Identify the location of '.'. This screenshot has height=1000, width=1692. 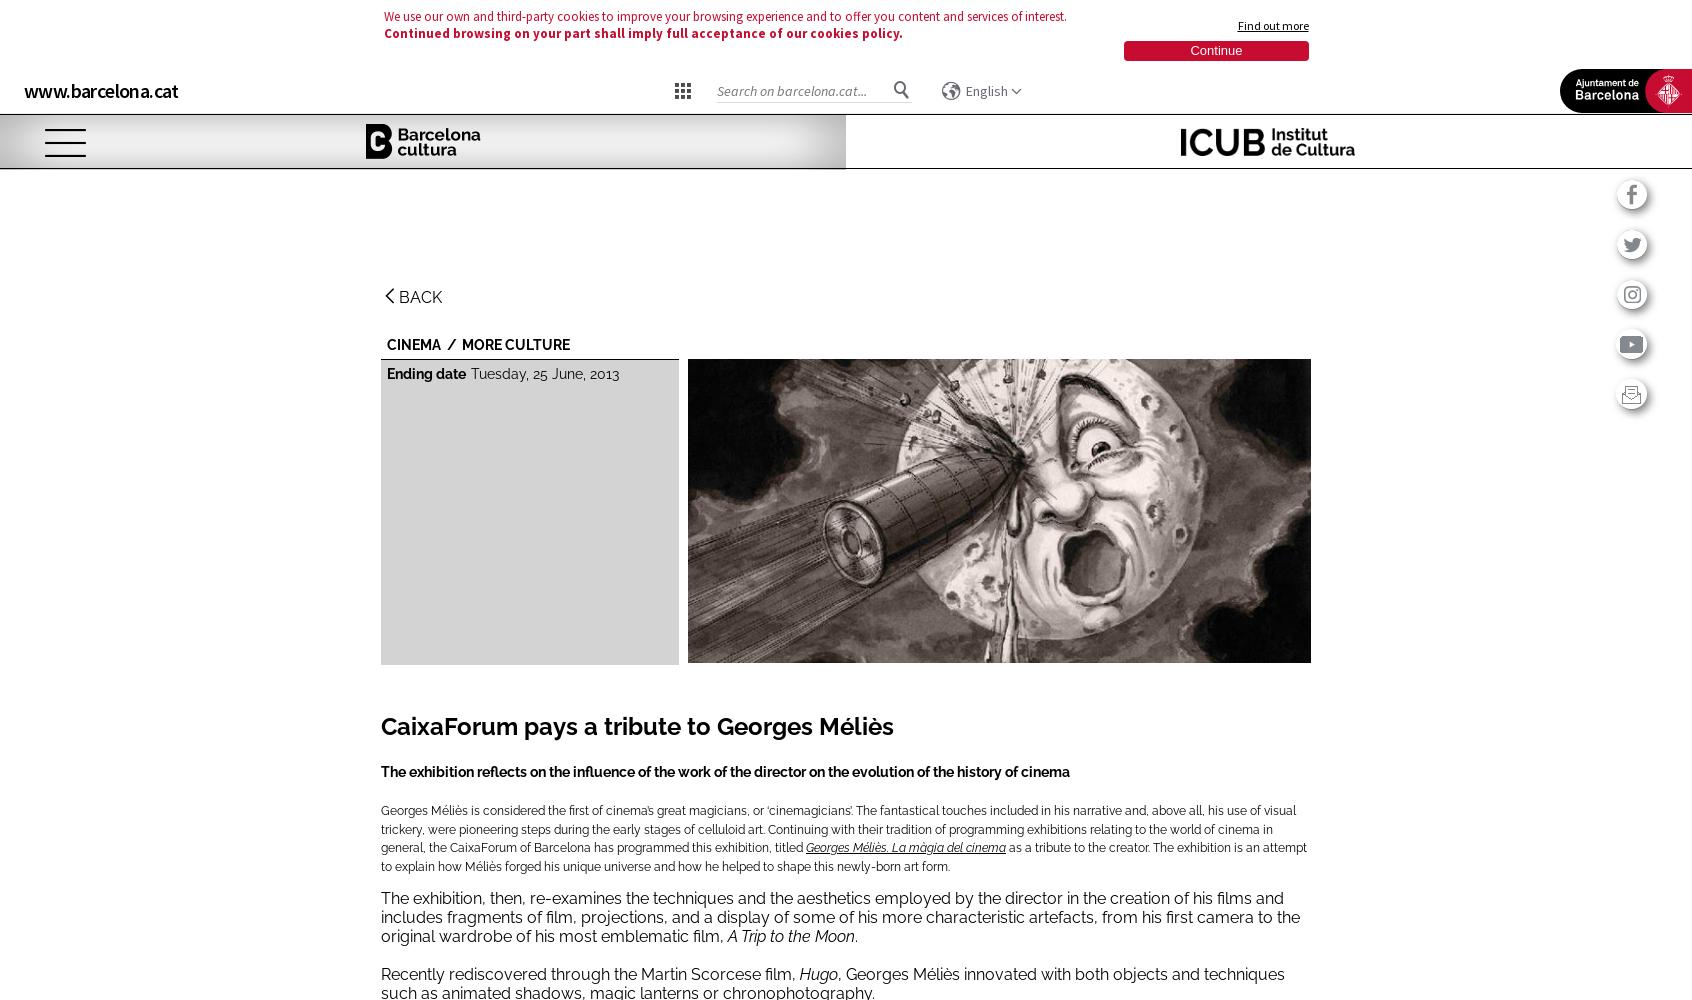
(855, 936).